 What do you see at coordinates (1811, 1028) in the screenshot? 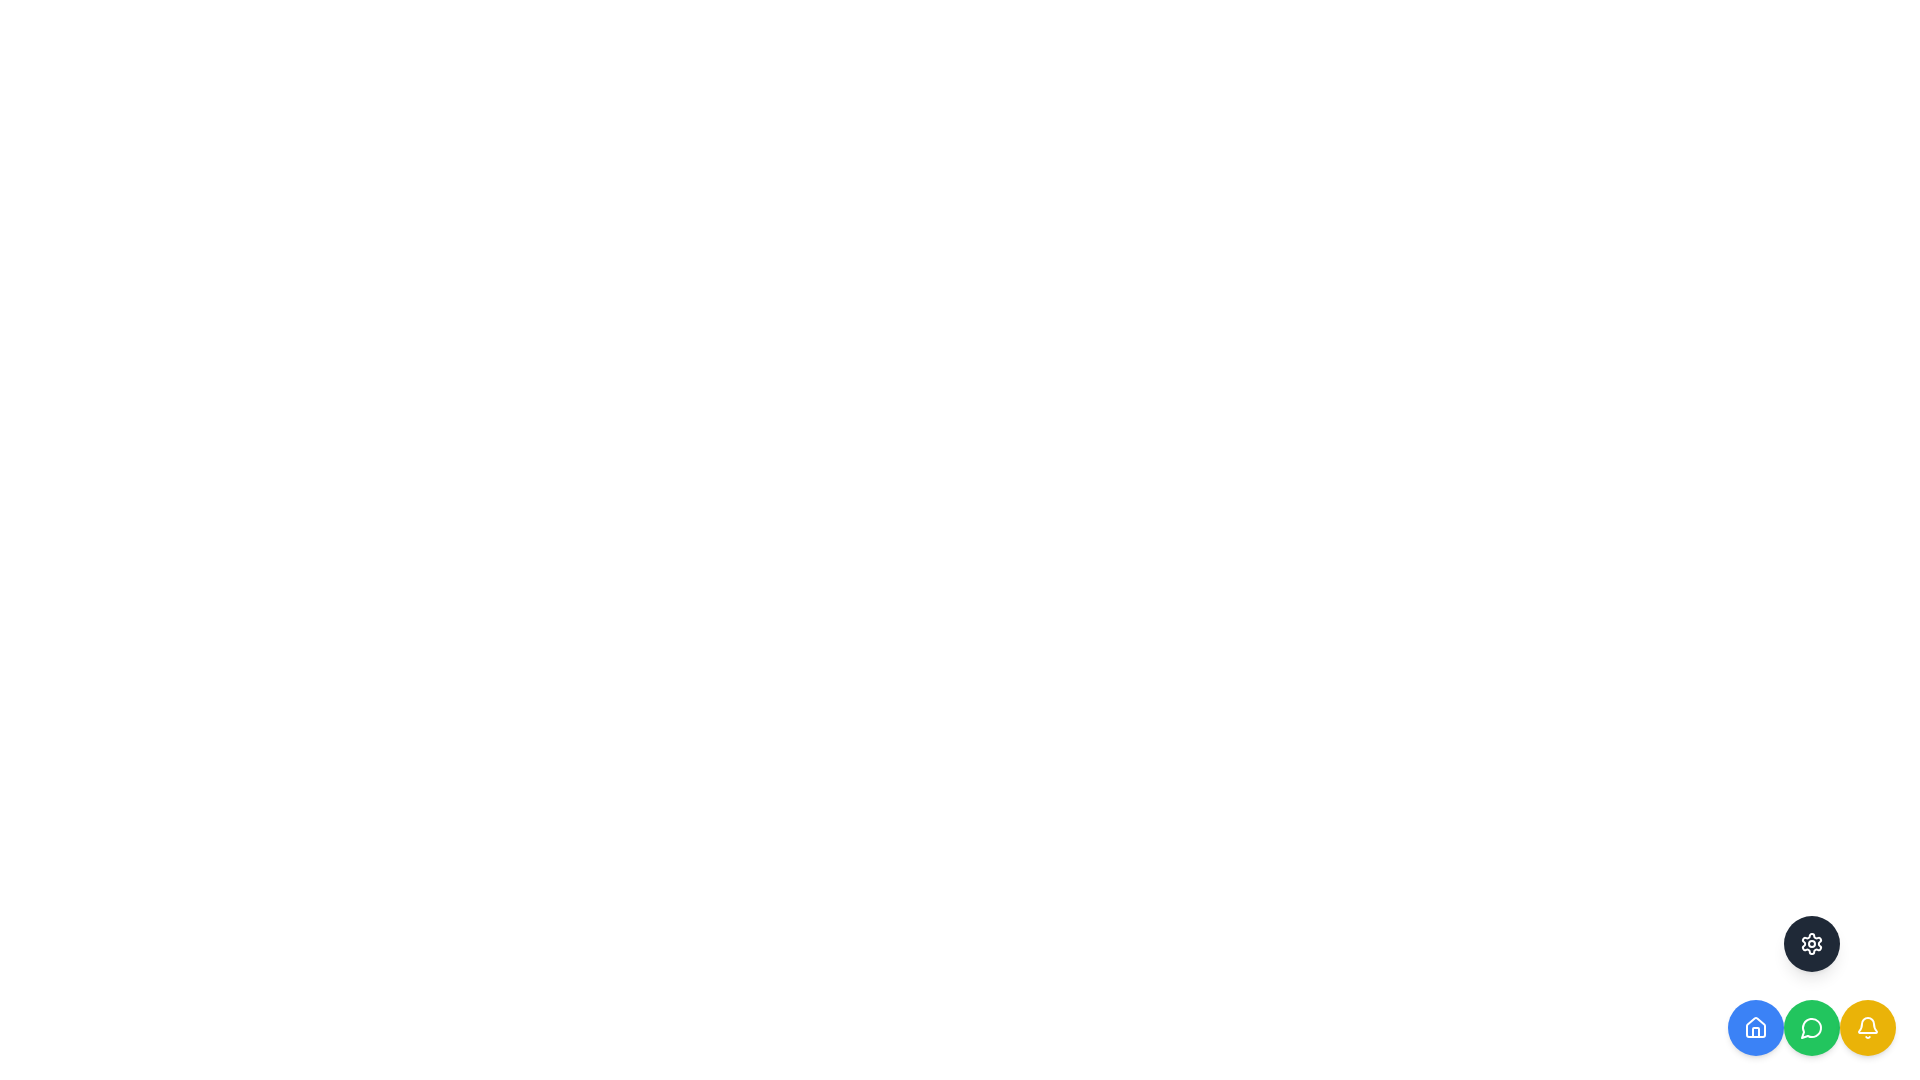
I see `the green speech bubble icon button located in the bottom-right corner of the interface` at bounding box center [1811, 1028].